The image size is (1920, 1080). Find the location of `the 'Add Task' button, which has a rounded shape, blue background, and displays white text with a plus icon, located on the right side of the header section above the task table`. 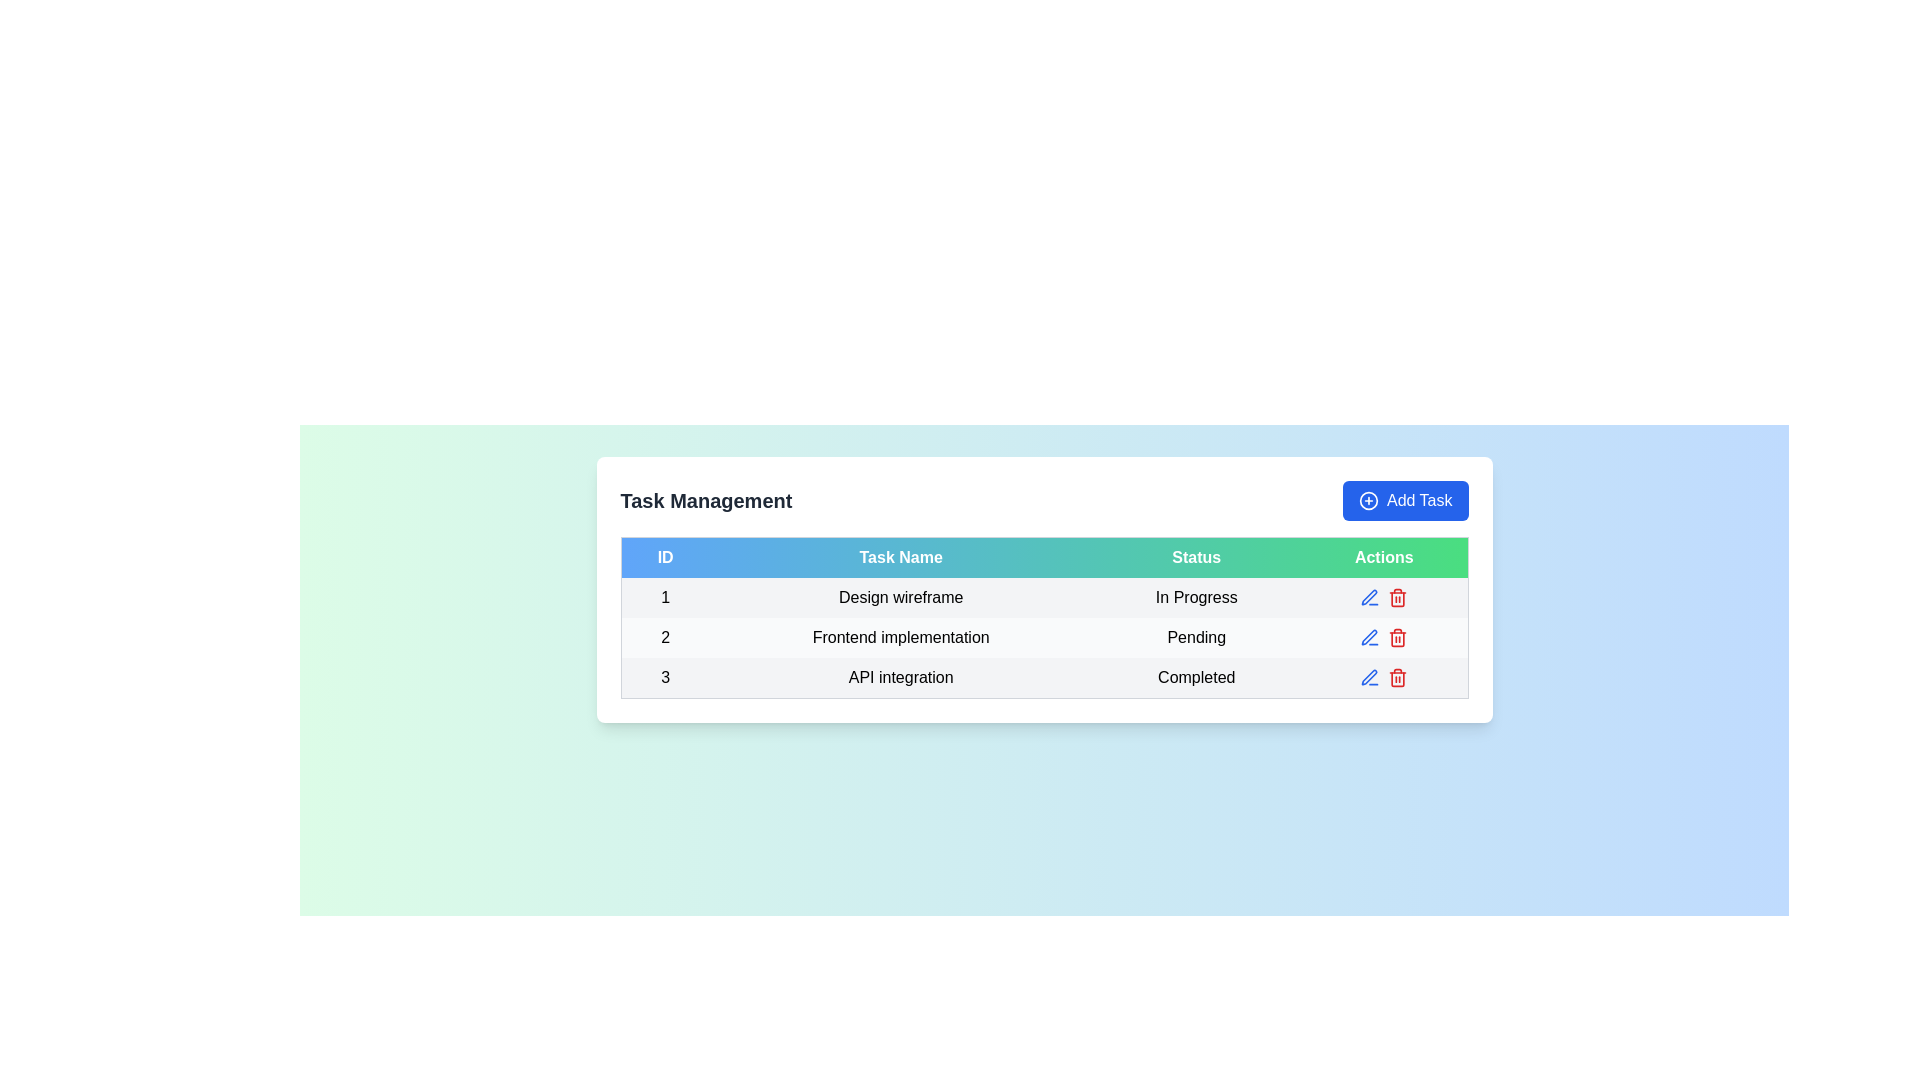

the 'Add Task' button, which has a rounded shape, blue background, and displays white text with a plus icon, located on the right side of the header section above the task table is located at coordinates (1404, 500).